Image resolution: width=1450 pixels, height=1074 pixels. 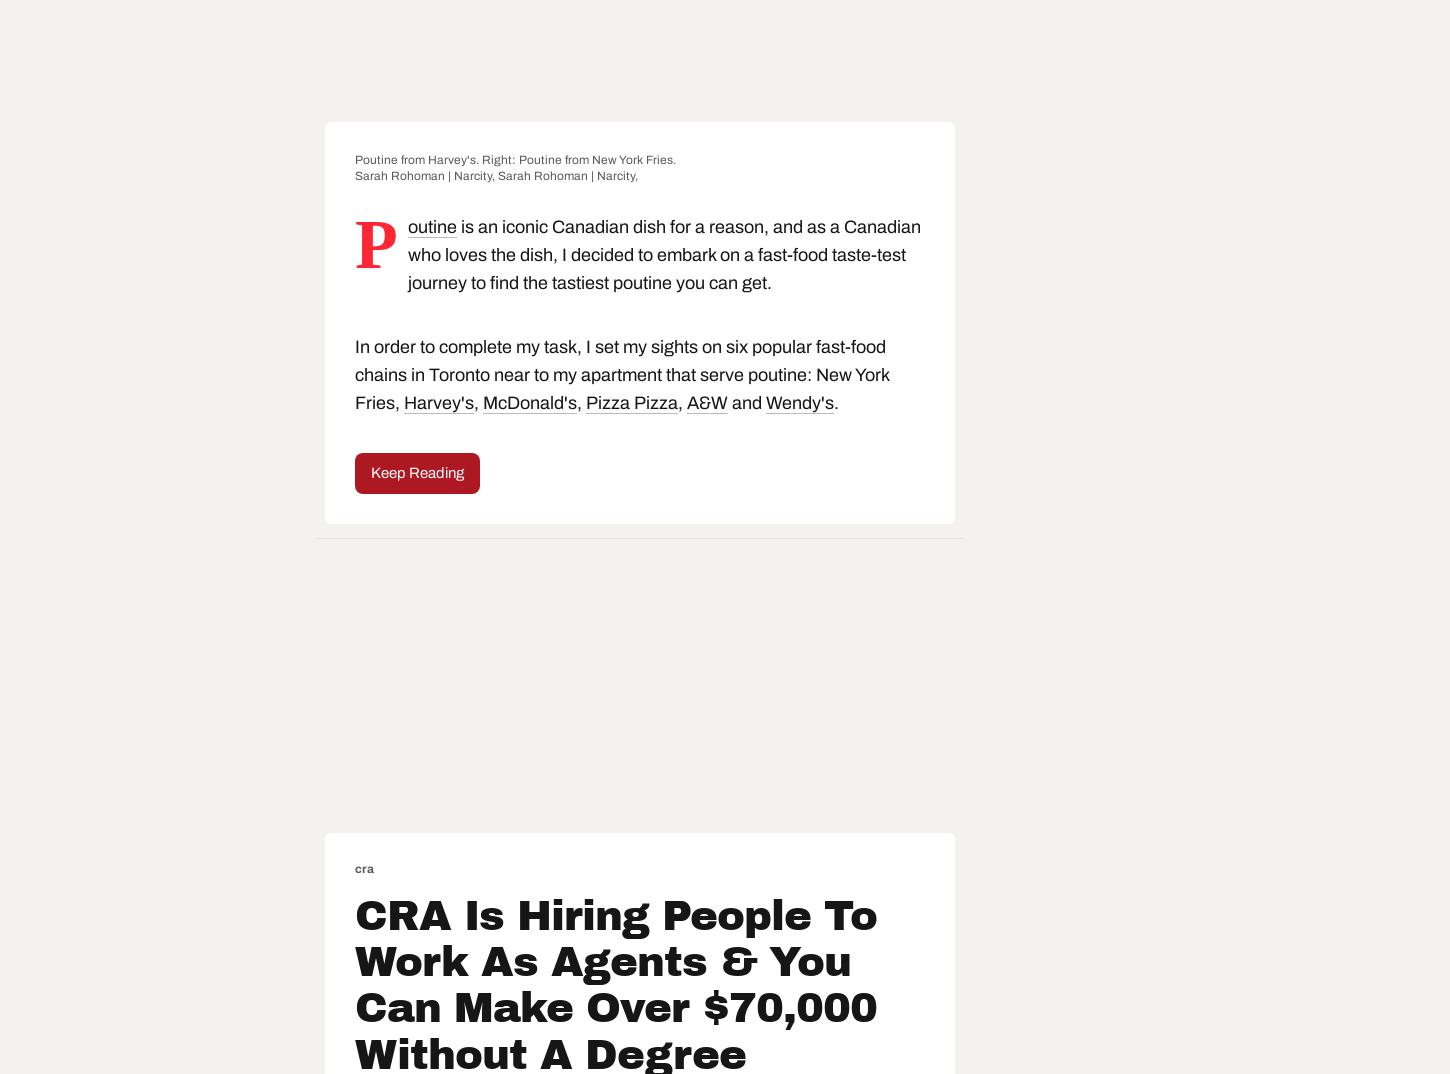 I want to click on 'McDonald's', so click(x=529, y=402).